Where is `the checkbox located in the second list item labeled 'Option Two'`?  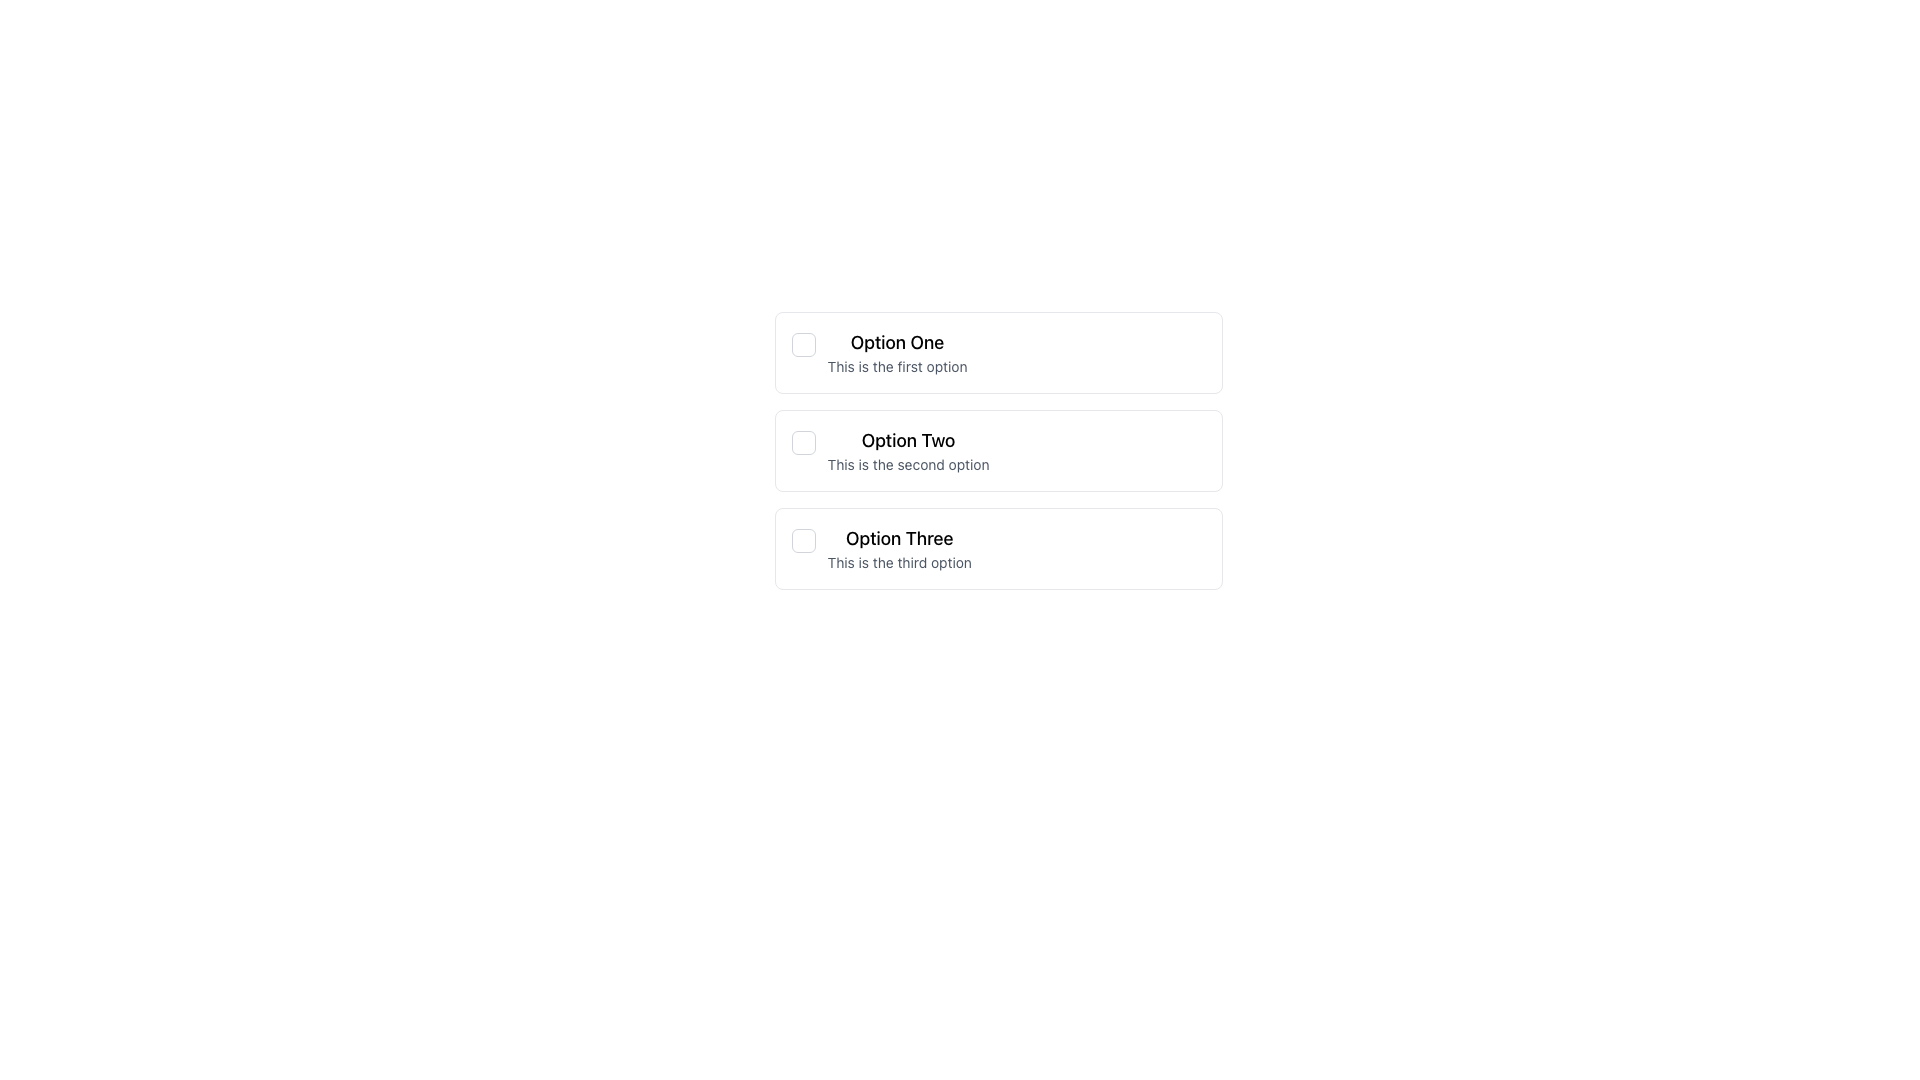 the checkbox located in the second list item labeled 'Option Two' is located at coordinates (803, 442).